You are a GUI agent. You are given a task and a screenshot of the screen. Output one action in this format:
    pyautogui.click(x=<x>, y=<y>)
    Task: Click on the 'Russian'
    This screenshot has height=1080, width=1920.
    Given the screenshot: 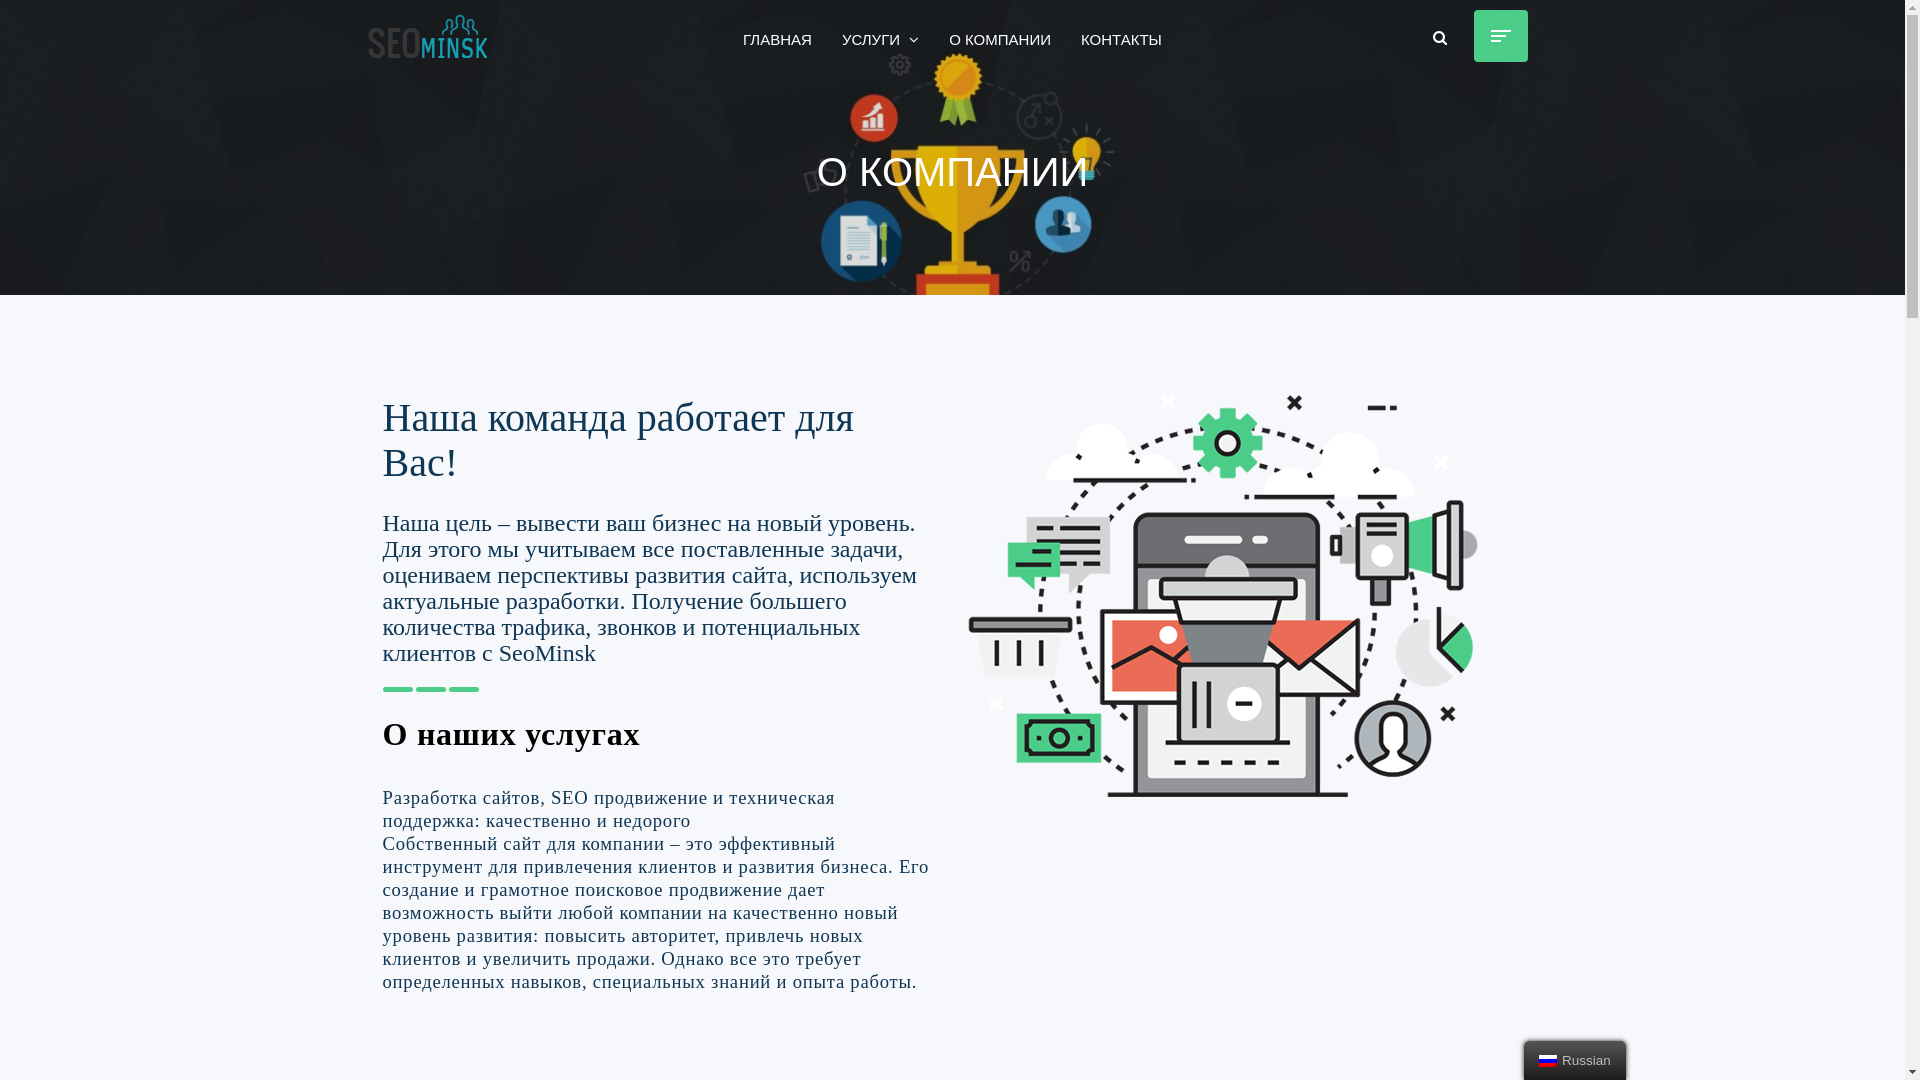 What is the action you would take?
    pyautogui.click(x=1546, y=1059)
    